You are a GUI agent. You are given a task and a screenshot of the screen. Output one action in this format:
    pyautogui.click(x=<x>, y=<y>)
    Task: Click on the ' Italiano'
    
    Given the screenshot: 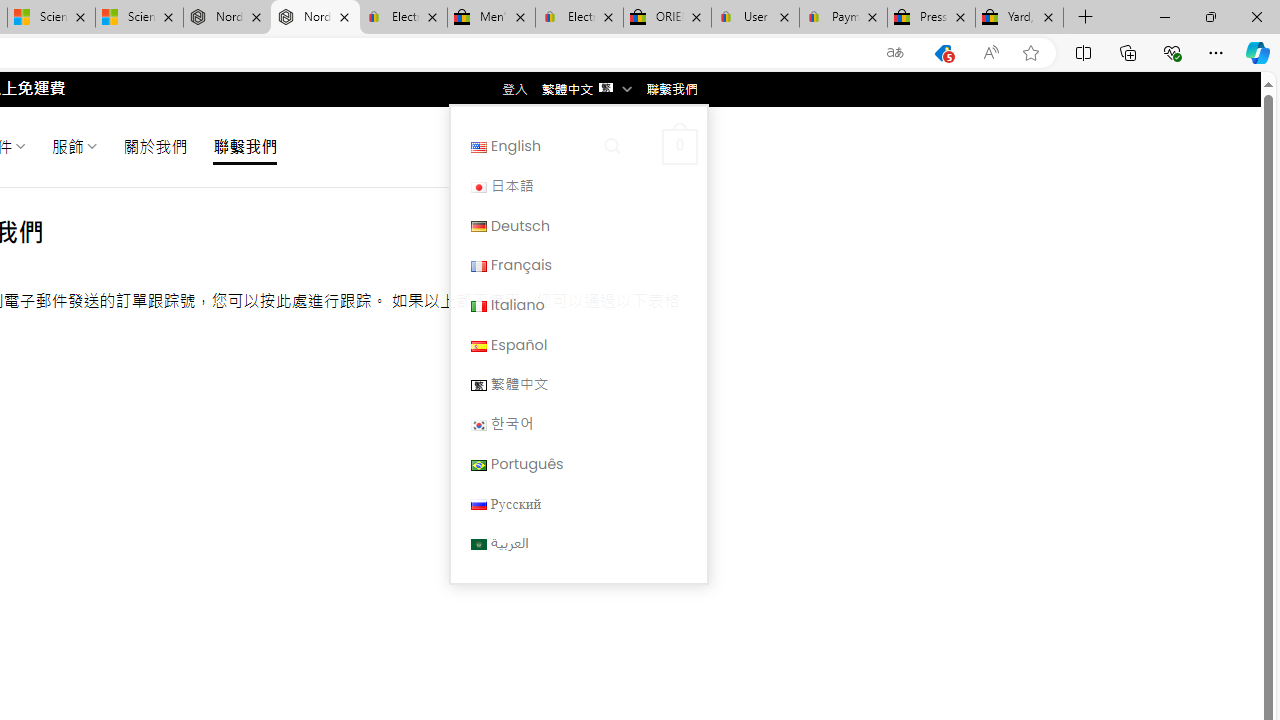 What is the action you would take?
    pyautogui.click(x=577, y=304)
    